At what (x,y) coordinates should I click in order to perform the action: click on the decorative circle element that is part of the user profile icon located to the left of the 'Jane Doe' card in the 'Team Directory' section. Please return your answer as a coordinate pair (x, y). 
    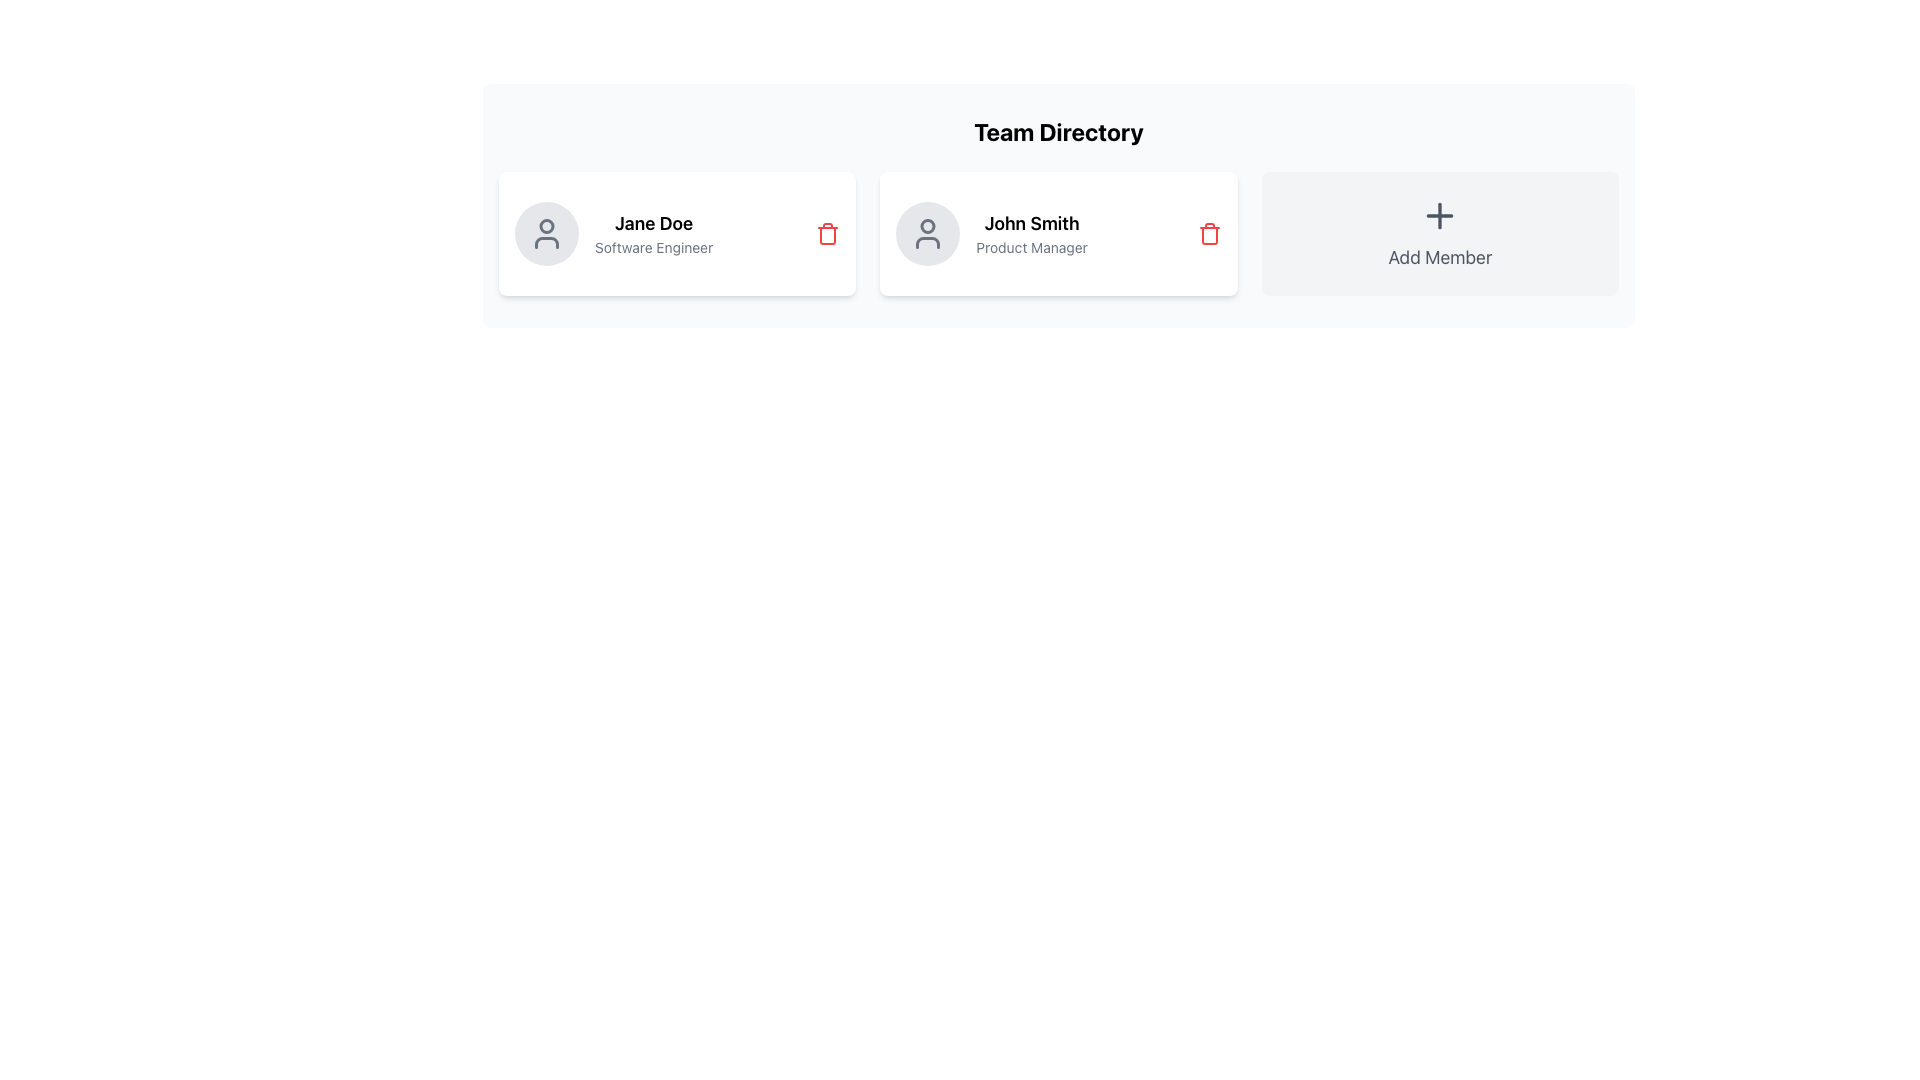
    Looking at the image, I should click on (547, 225).